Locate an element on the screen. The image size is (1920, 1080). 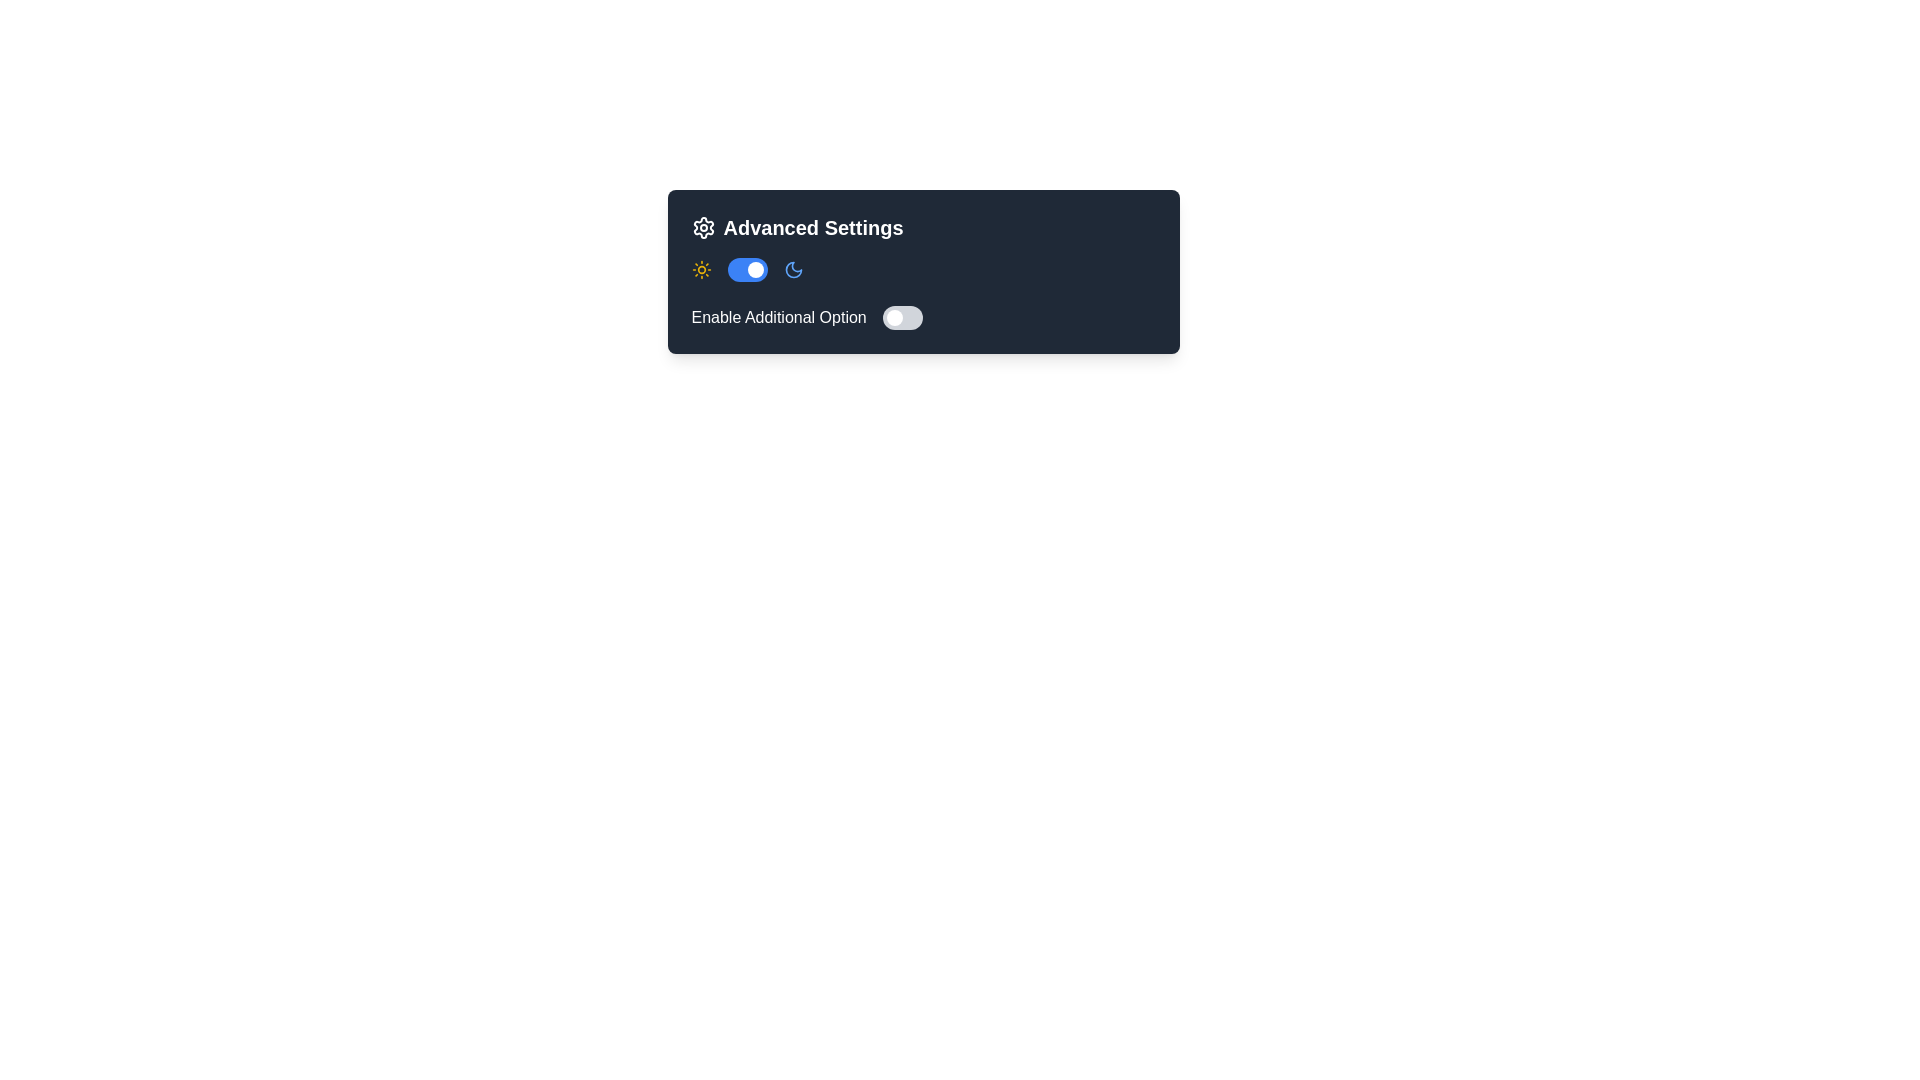
the text label displaying 'Enable Additional Option' in the 'Advanced Settings' section, located to the left of a toggle switch is located at coordinates (778, 316).